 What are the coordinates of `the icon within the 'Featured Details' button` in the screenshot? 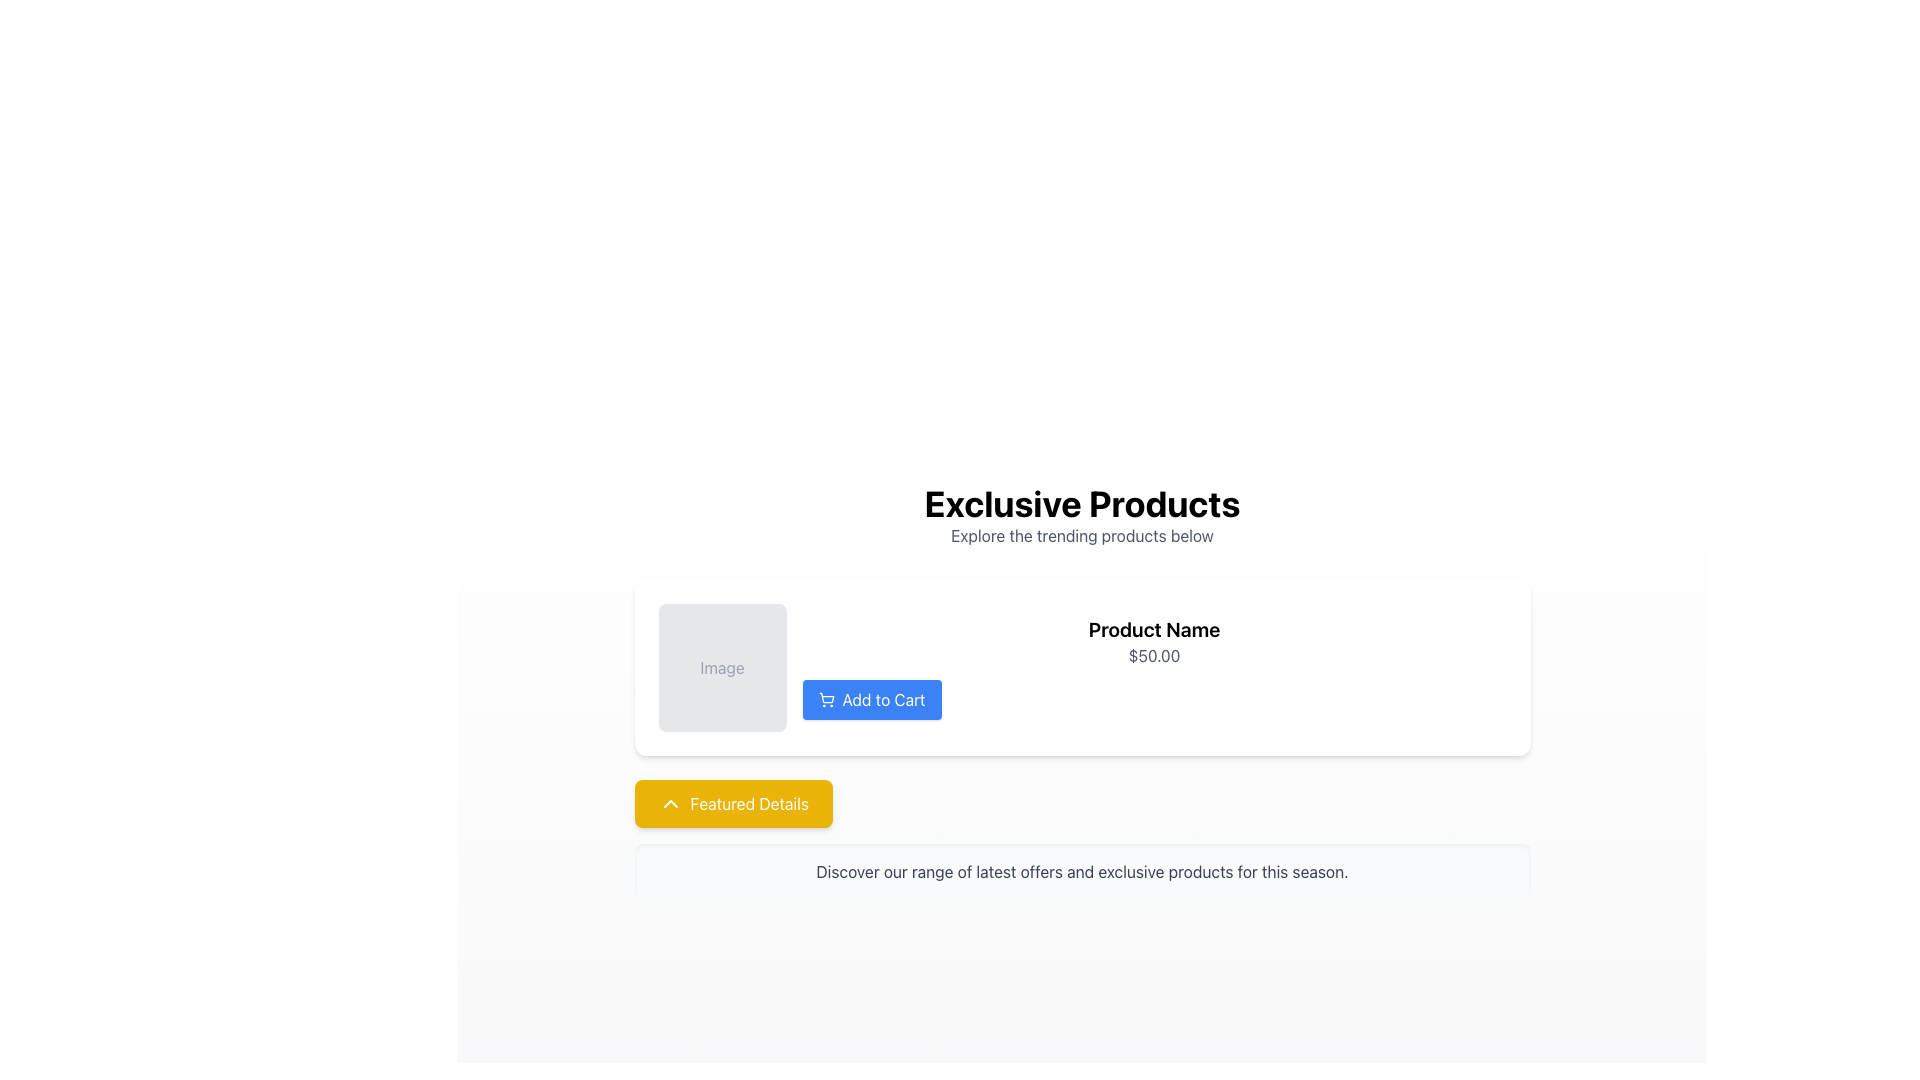 It's located at (670, 802).